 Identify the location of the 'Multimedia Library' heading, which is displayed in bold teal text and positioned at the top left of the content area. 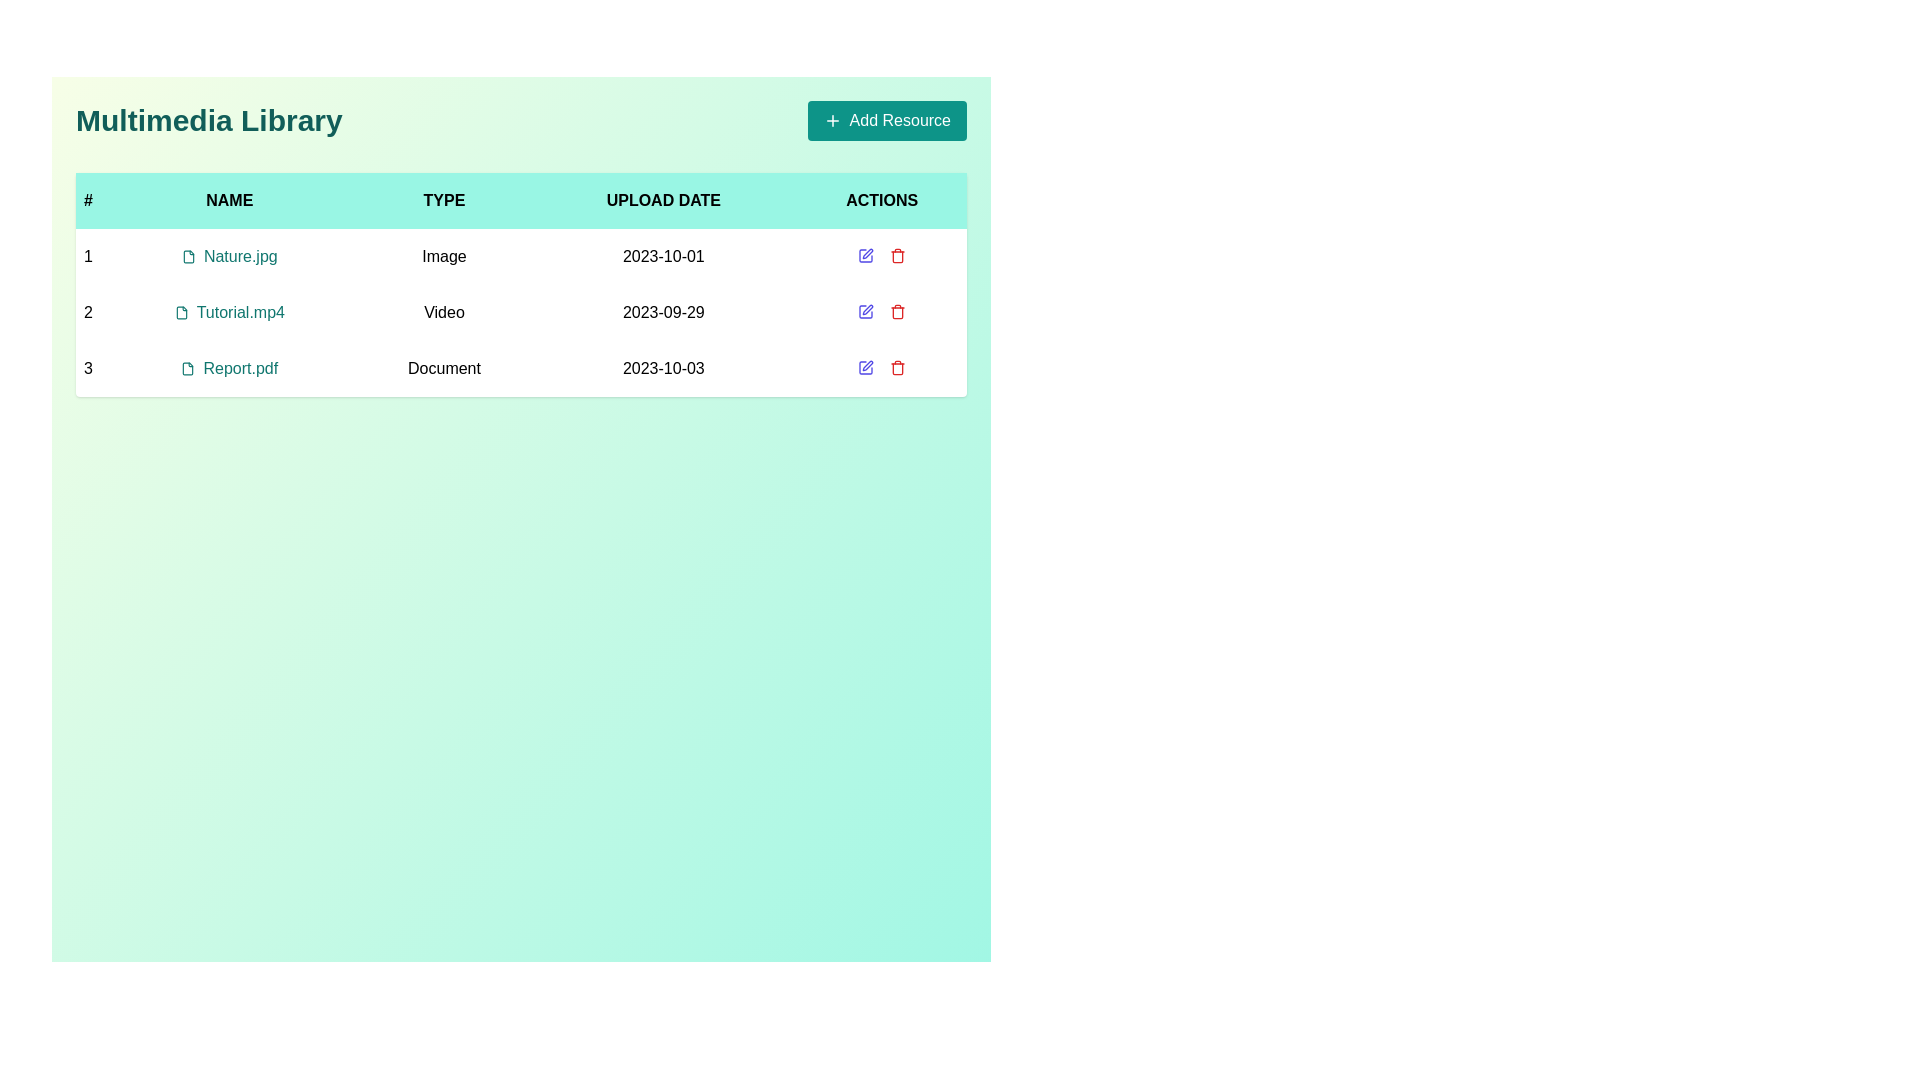
(209, 120).